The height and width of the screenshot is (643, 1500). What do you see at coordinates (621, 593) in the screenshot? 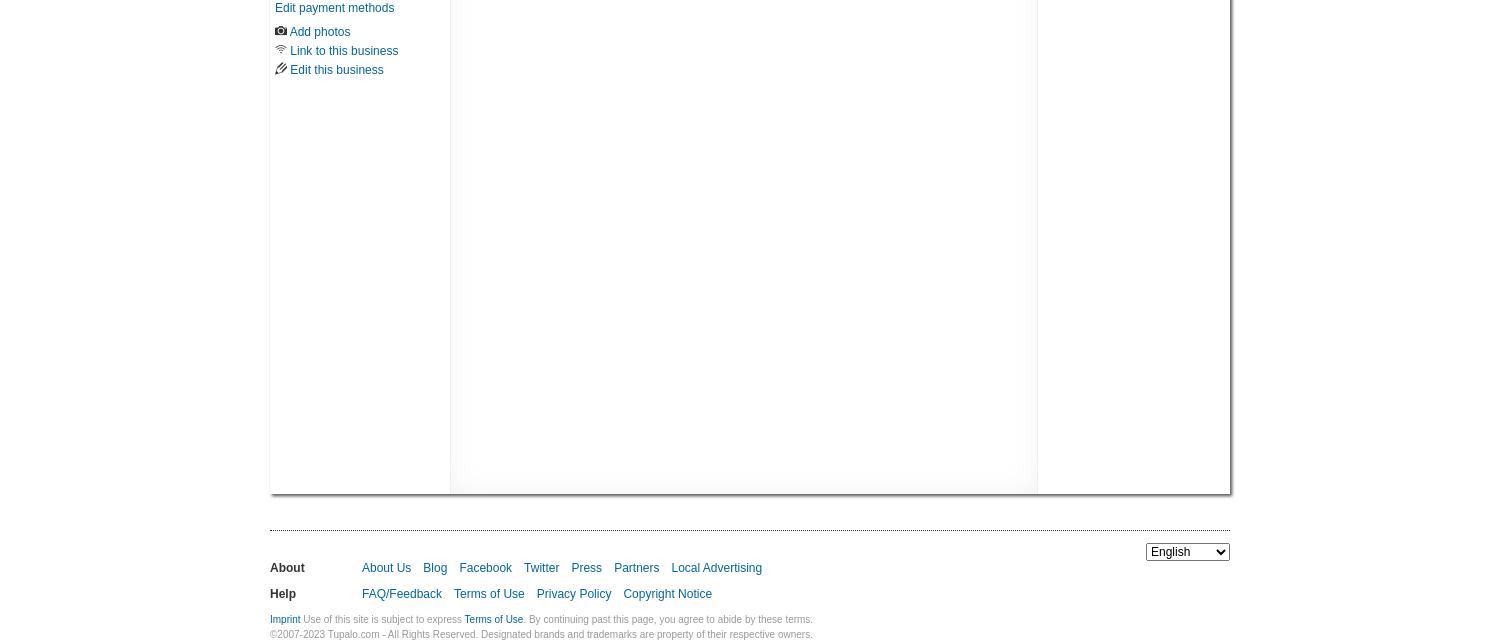
I see `'Copyright Notice'` at bounding box center [621, 593].